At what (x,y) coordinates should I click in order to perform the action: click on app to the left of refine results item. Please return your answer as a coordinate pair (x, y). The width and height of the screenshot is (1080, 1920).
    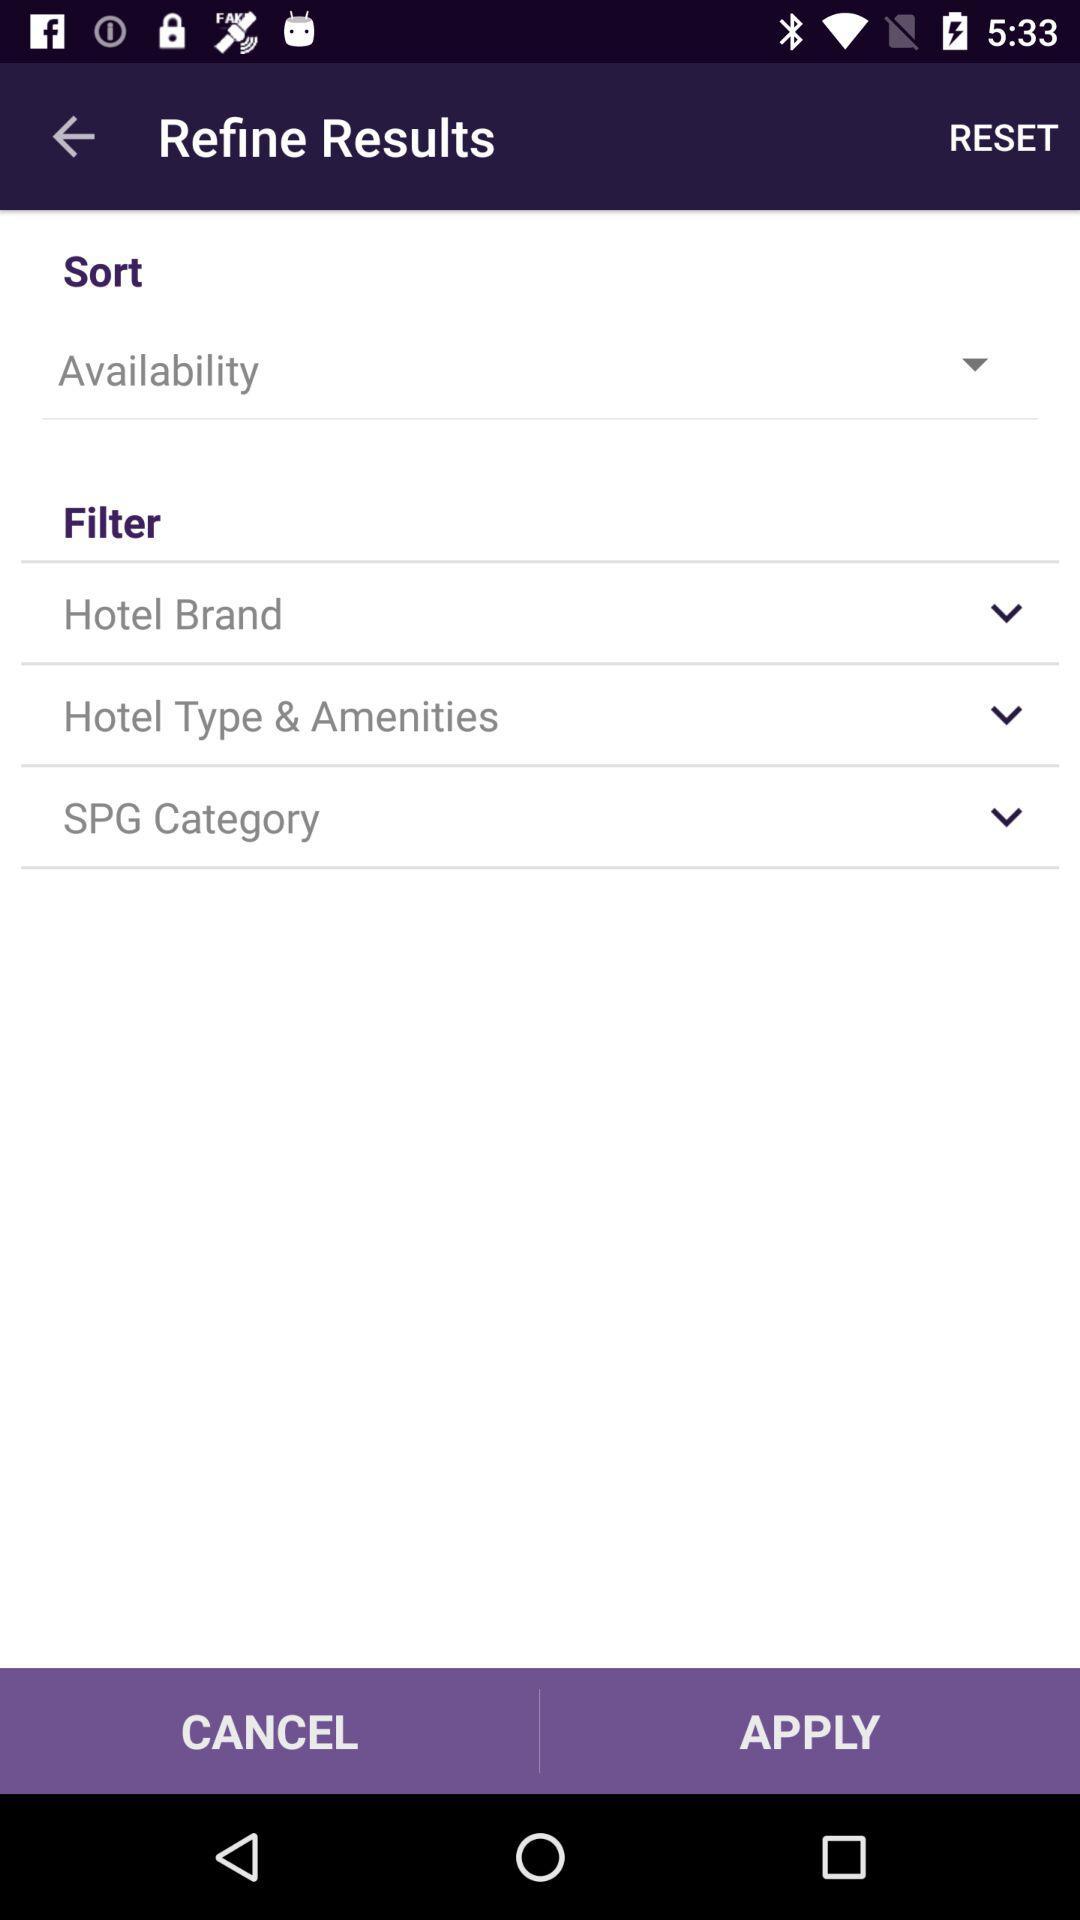
    Looking at the image, I should click on (72, 135).